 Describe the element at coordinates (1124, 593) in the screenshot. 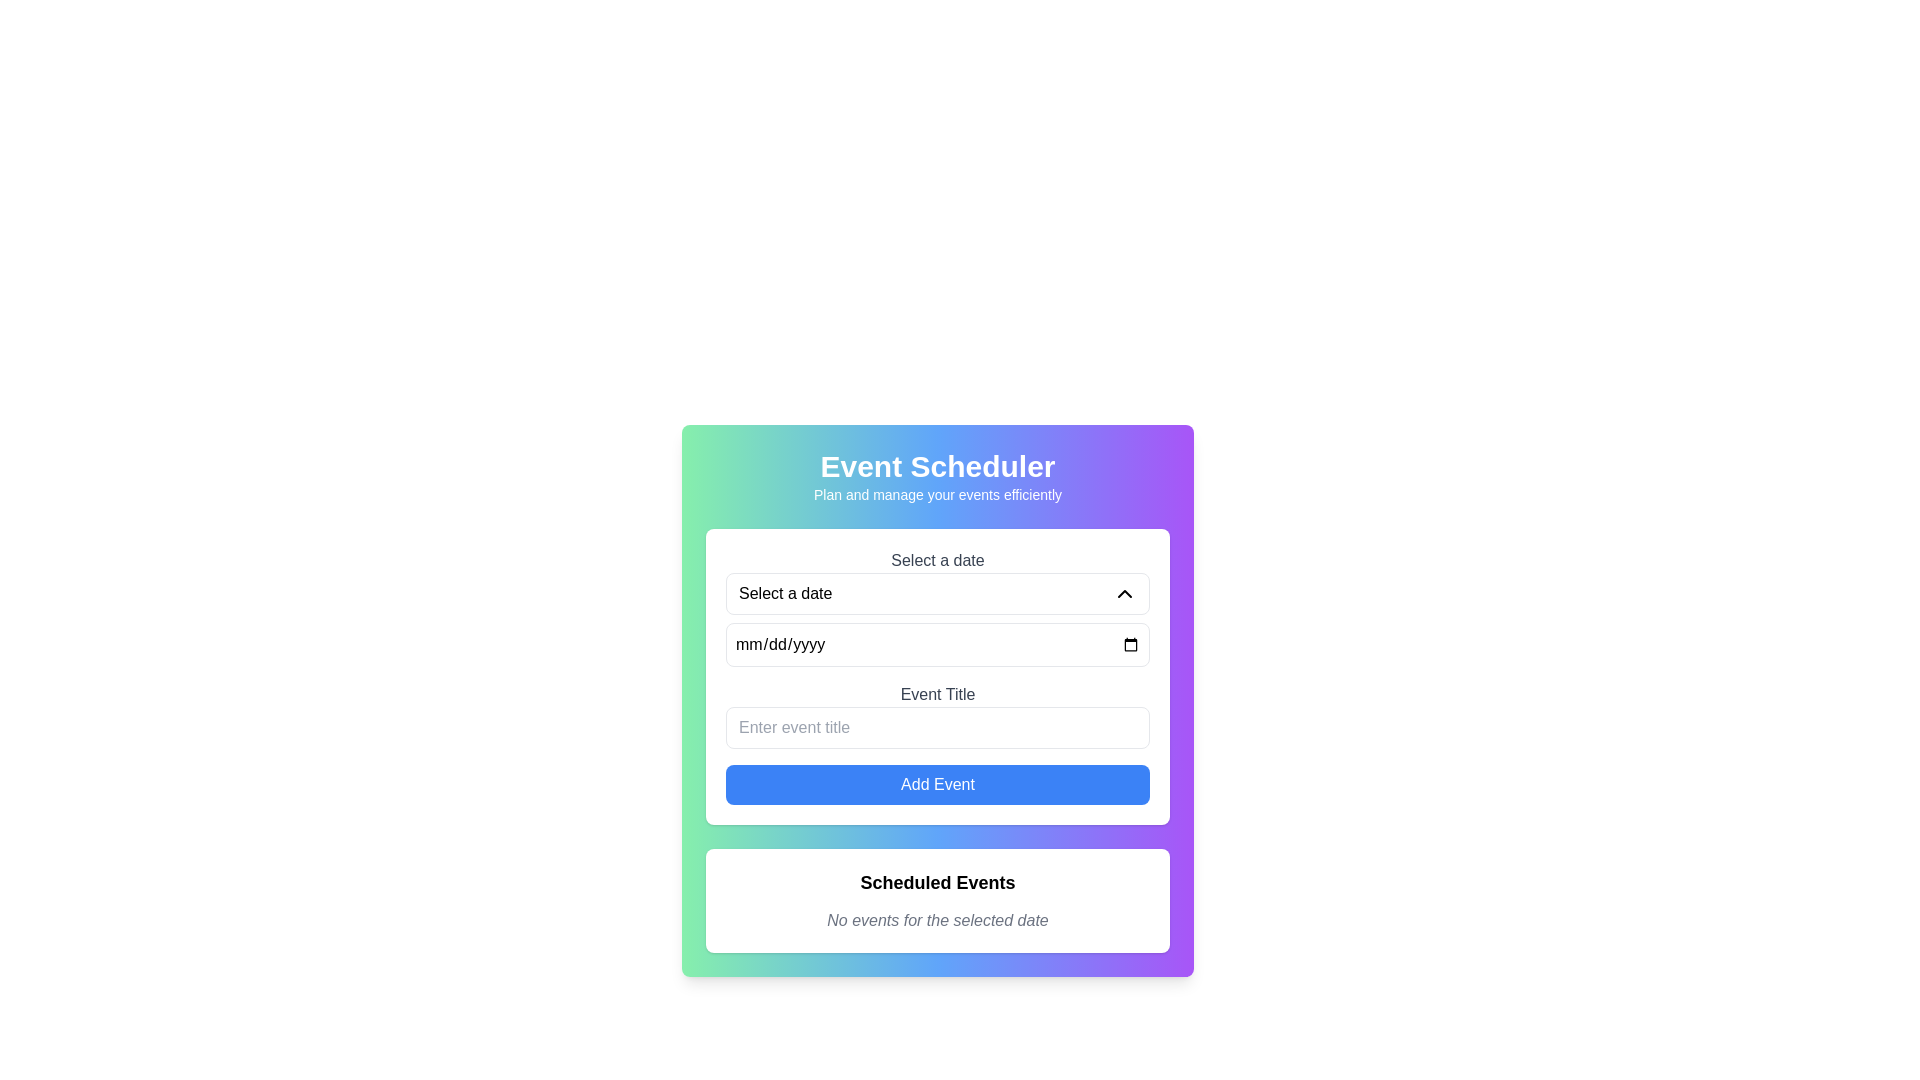

I see `the SVG graphic icon representing a down arrow, located at the upper right section of the card interface, to potentially trigger a hover effect` at that location.